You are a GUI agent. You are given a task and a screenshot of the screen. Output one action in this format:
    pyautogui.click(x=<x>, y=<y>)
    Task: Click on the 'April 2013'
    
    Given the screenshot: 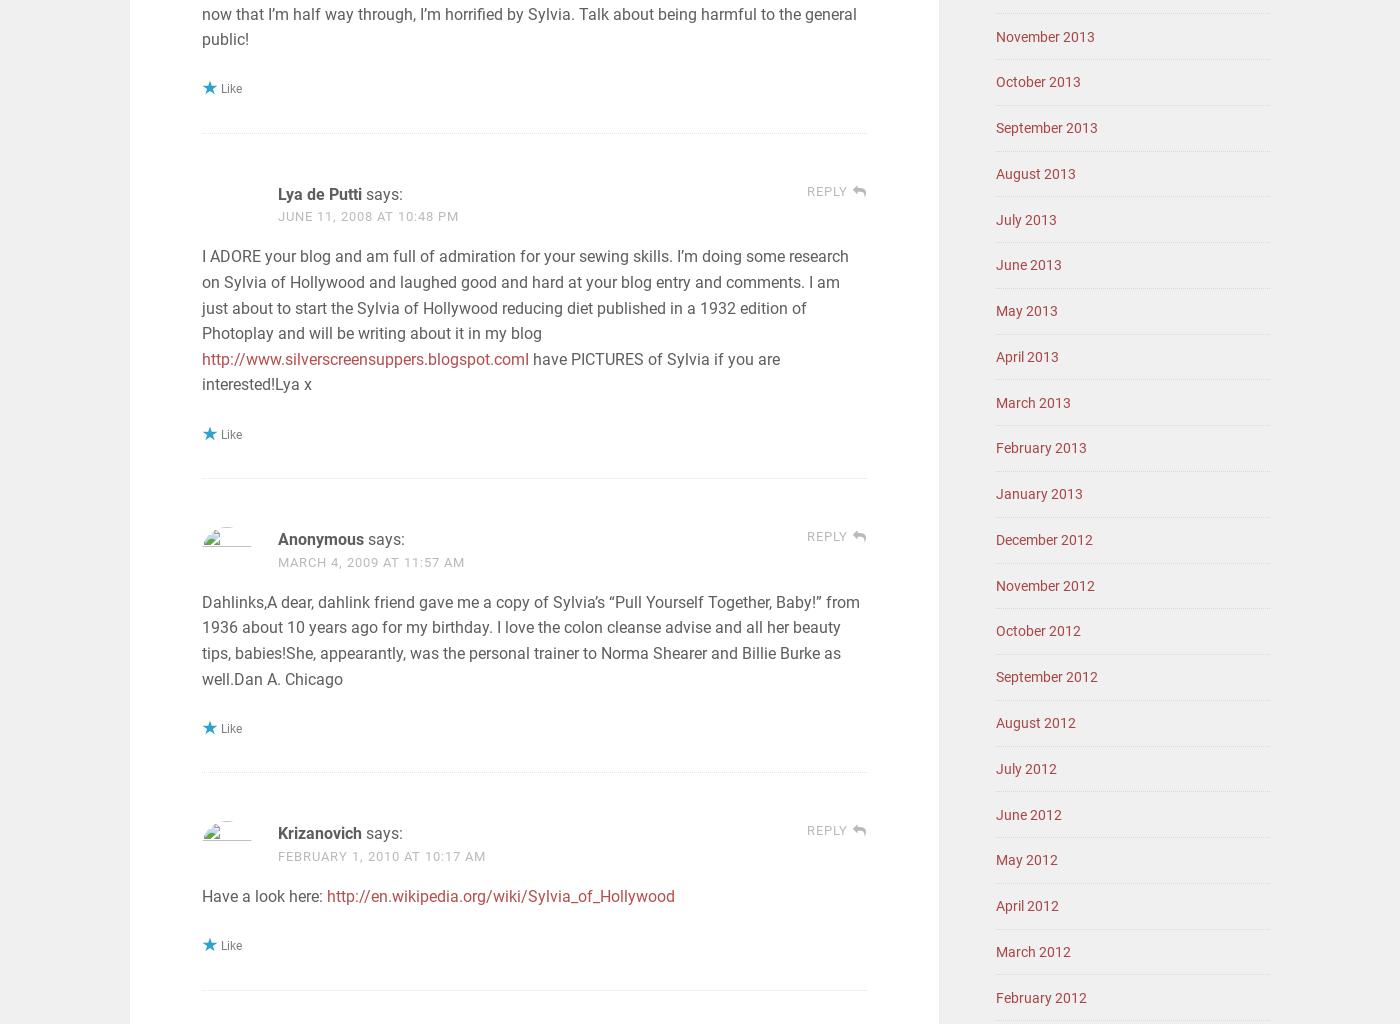 What is the action you would take?
    pyautogui.click(x=1027, y=356)
    